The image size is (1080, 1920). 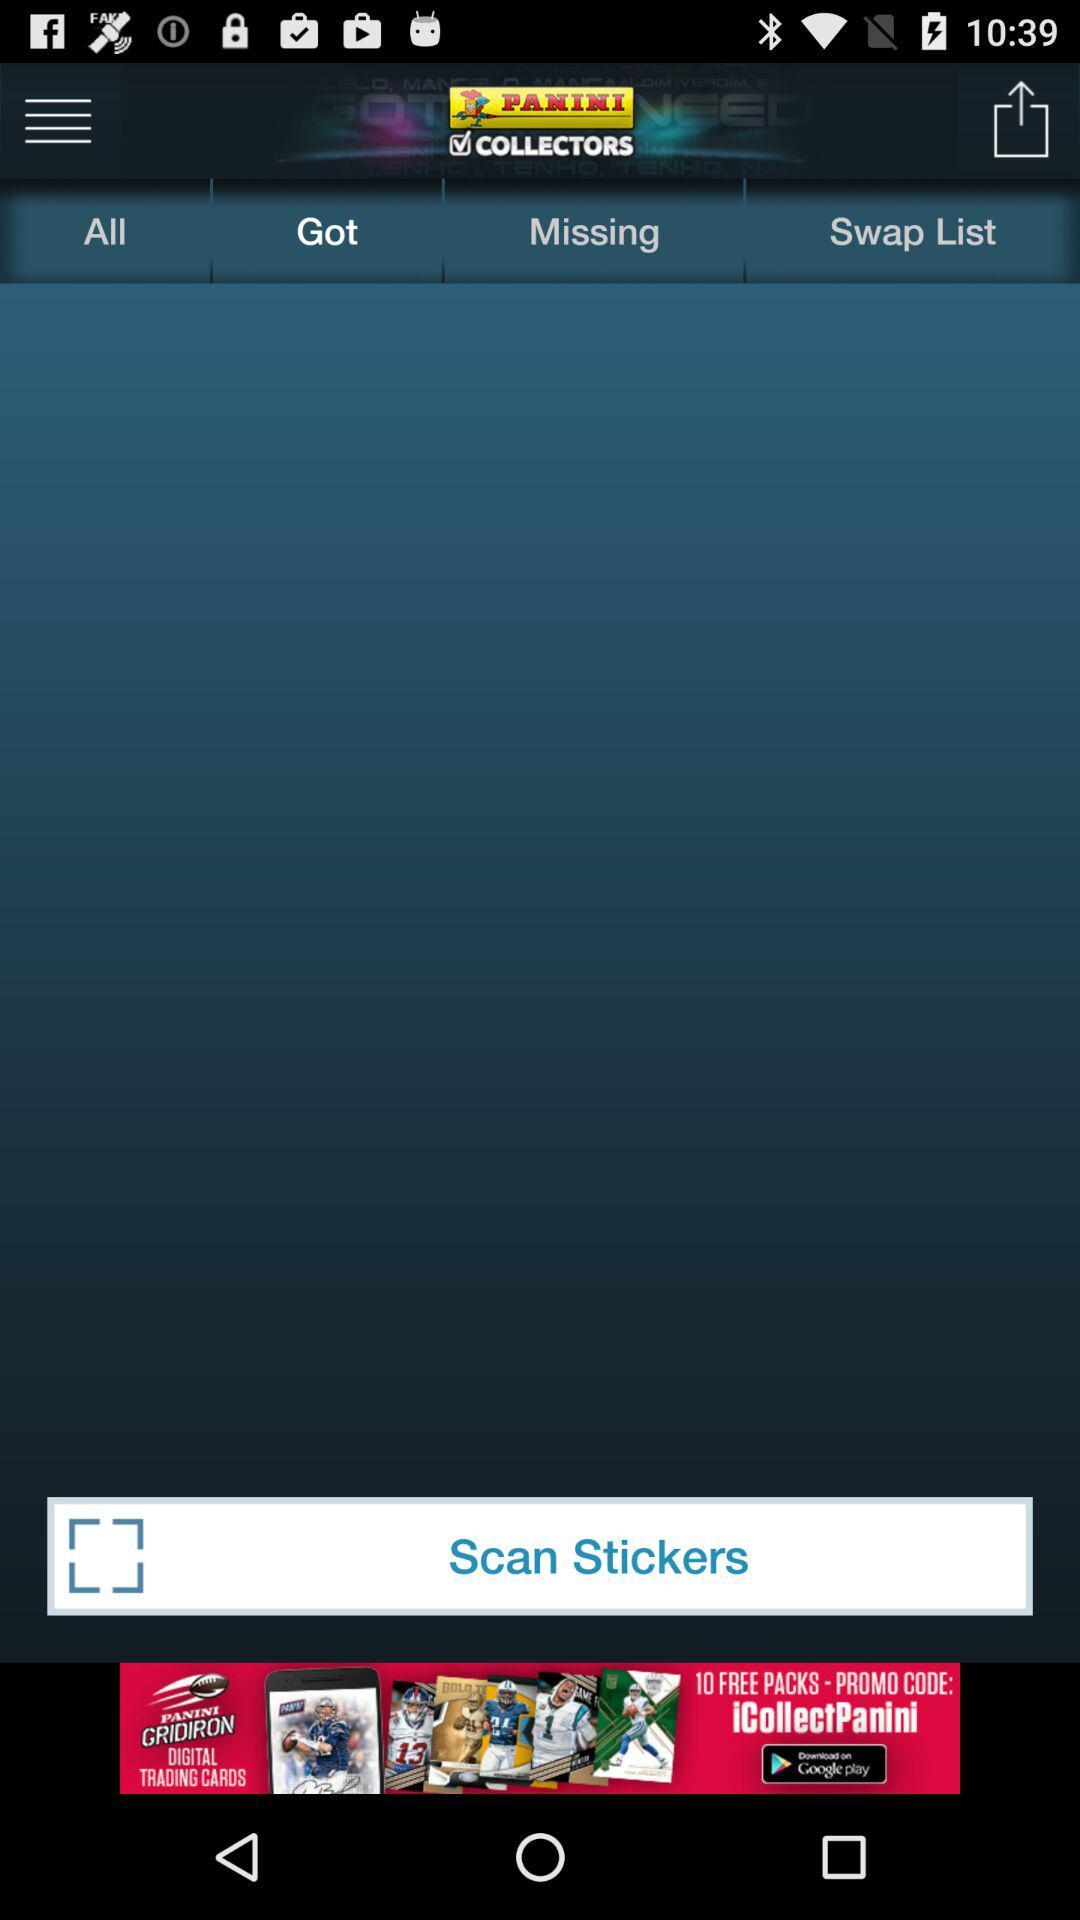 I want to click on item below scan stickers icon, so click(x=540, y=1727).